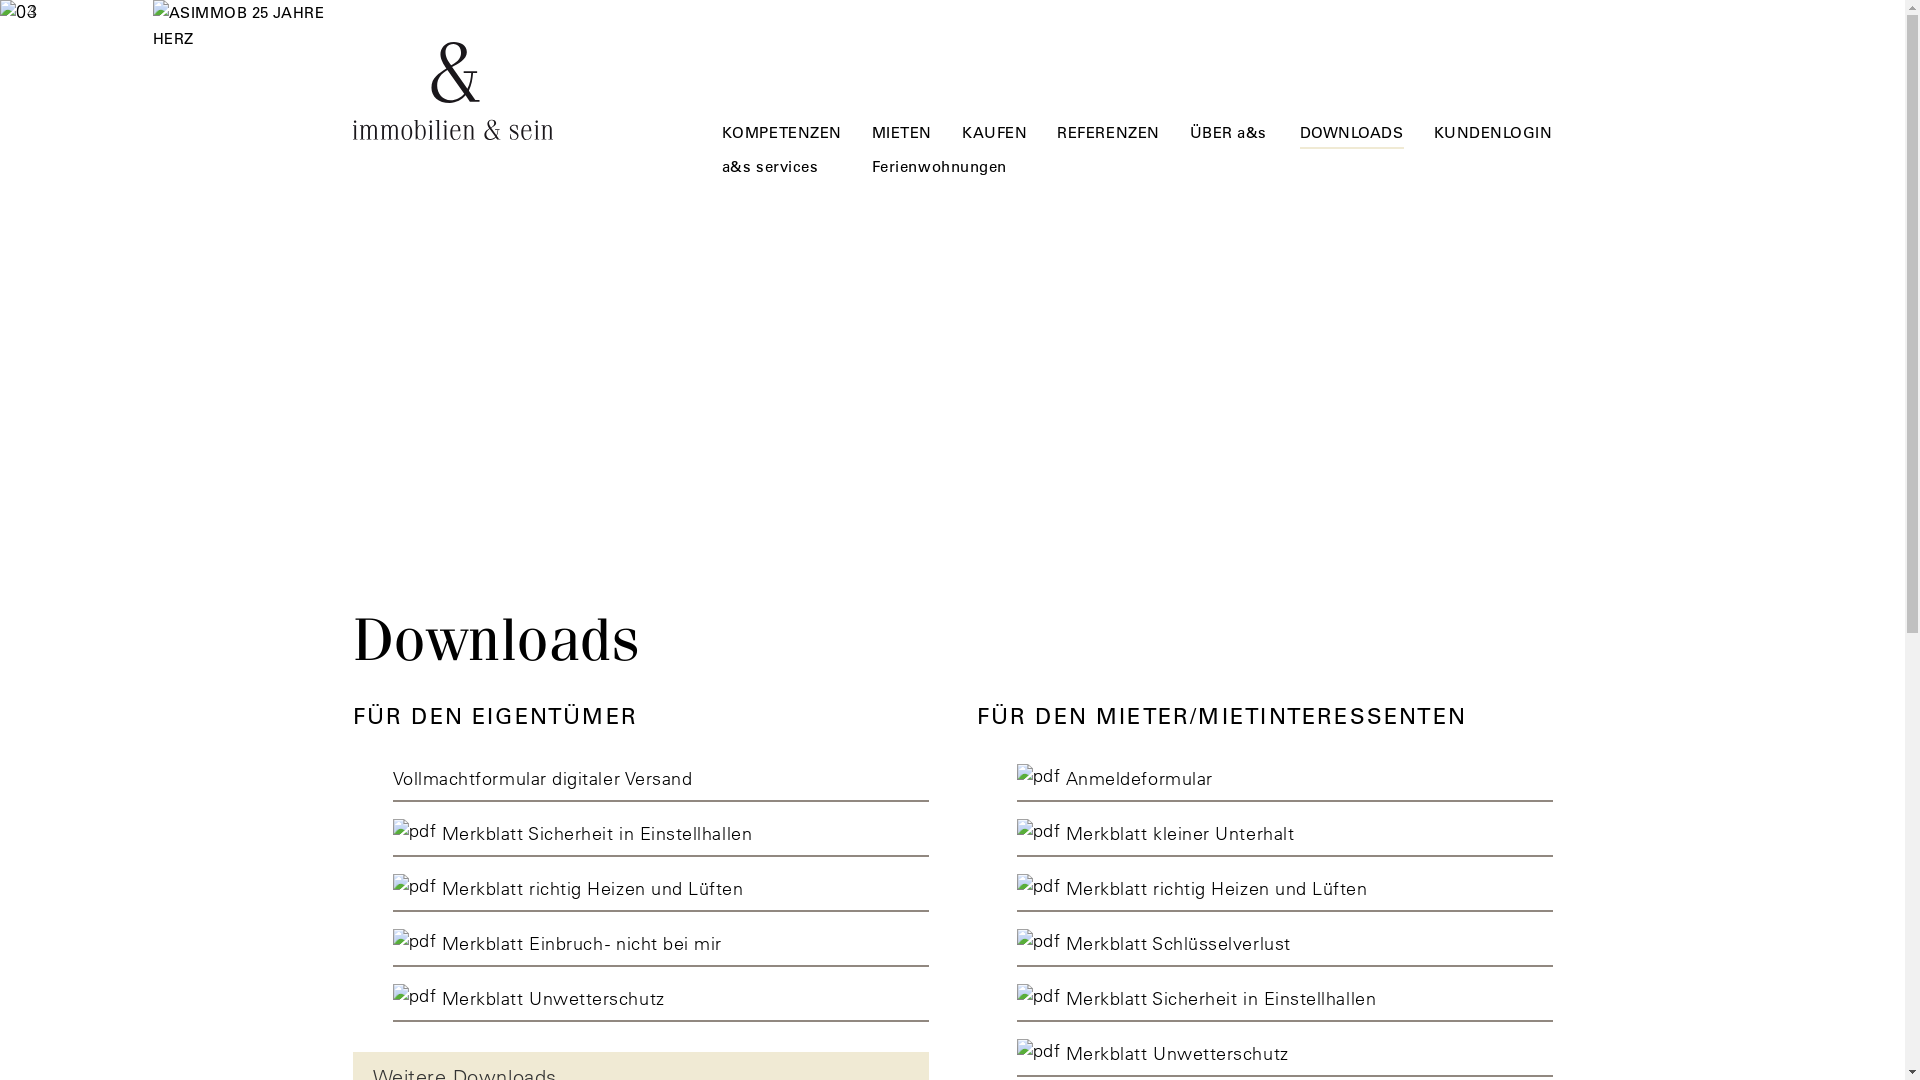  What do you see at coordinates (660, 943) in the screenshot?
I see `'Merkblatt Einbruch - nicht bei mir'` at bounding box center [660, 943].